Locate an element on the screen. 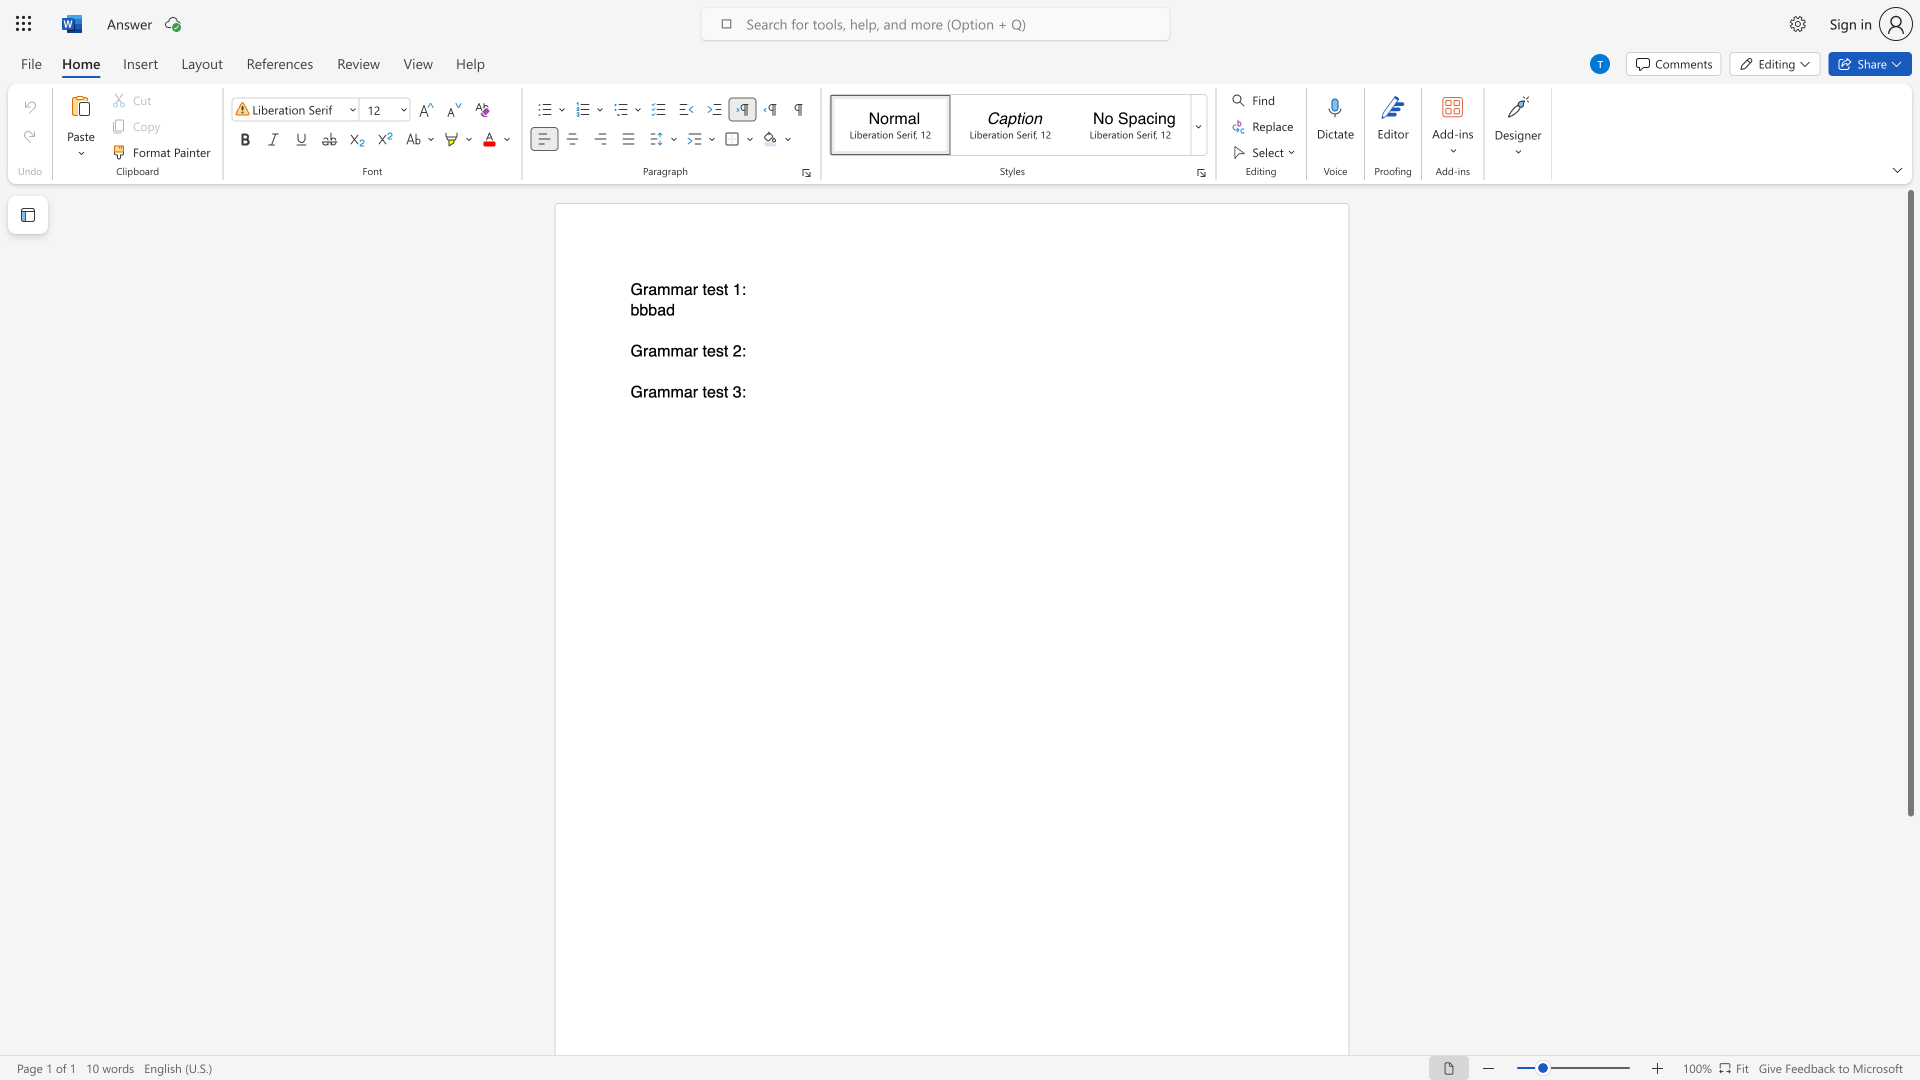 This screenshot has width=1920, height=1080. the scrollbar on the right to shift the page lower is located at coordinates (1909, 999).